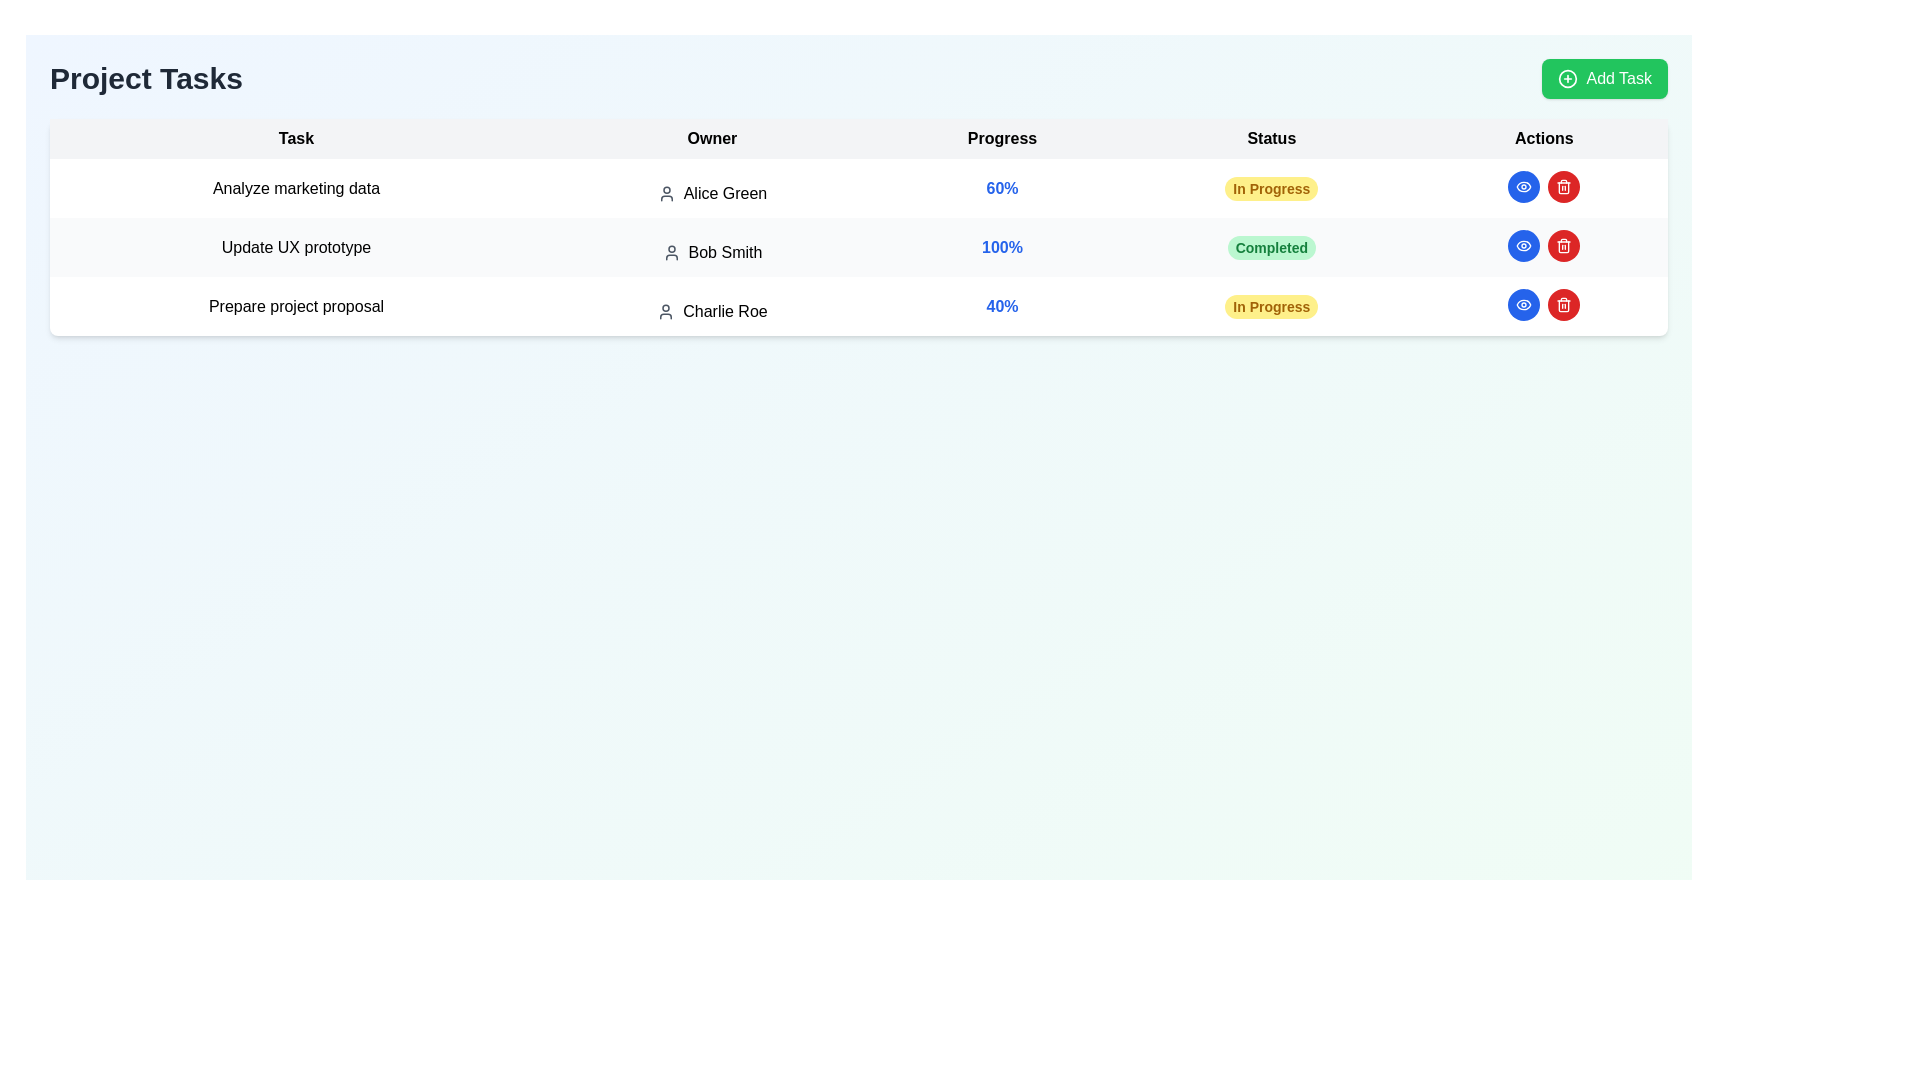  What do you see at coordinates (1002, 246) in the screenshot?
I see `the static text label displaying '100%' in bold, blue font located in the 'Progress' column of the second row of a table, following the 'Bob Smith' element` at bounding box center [1002, 246].